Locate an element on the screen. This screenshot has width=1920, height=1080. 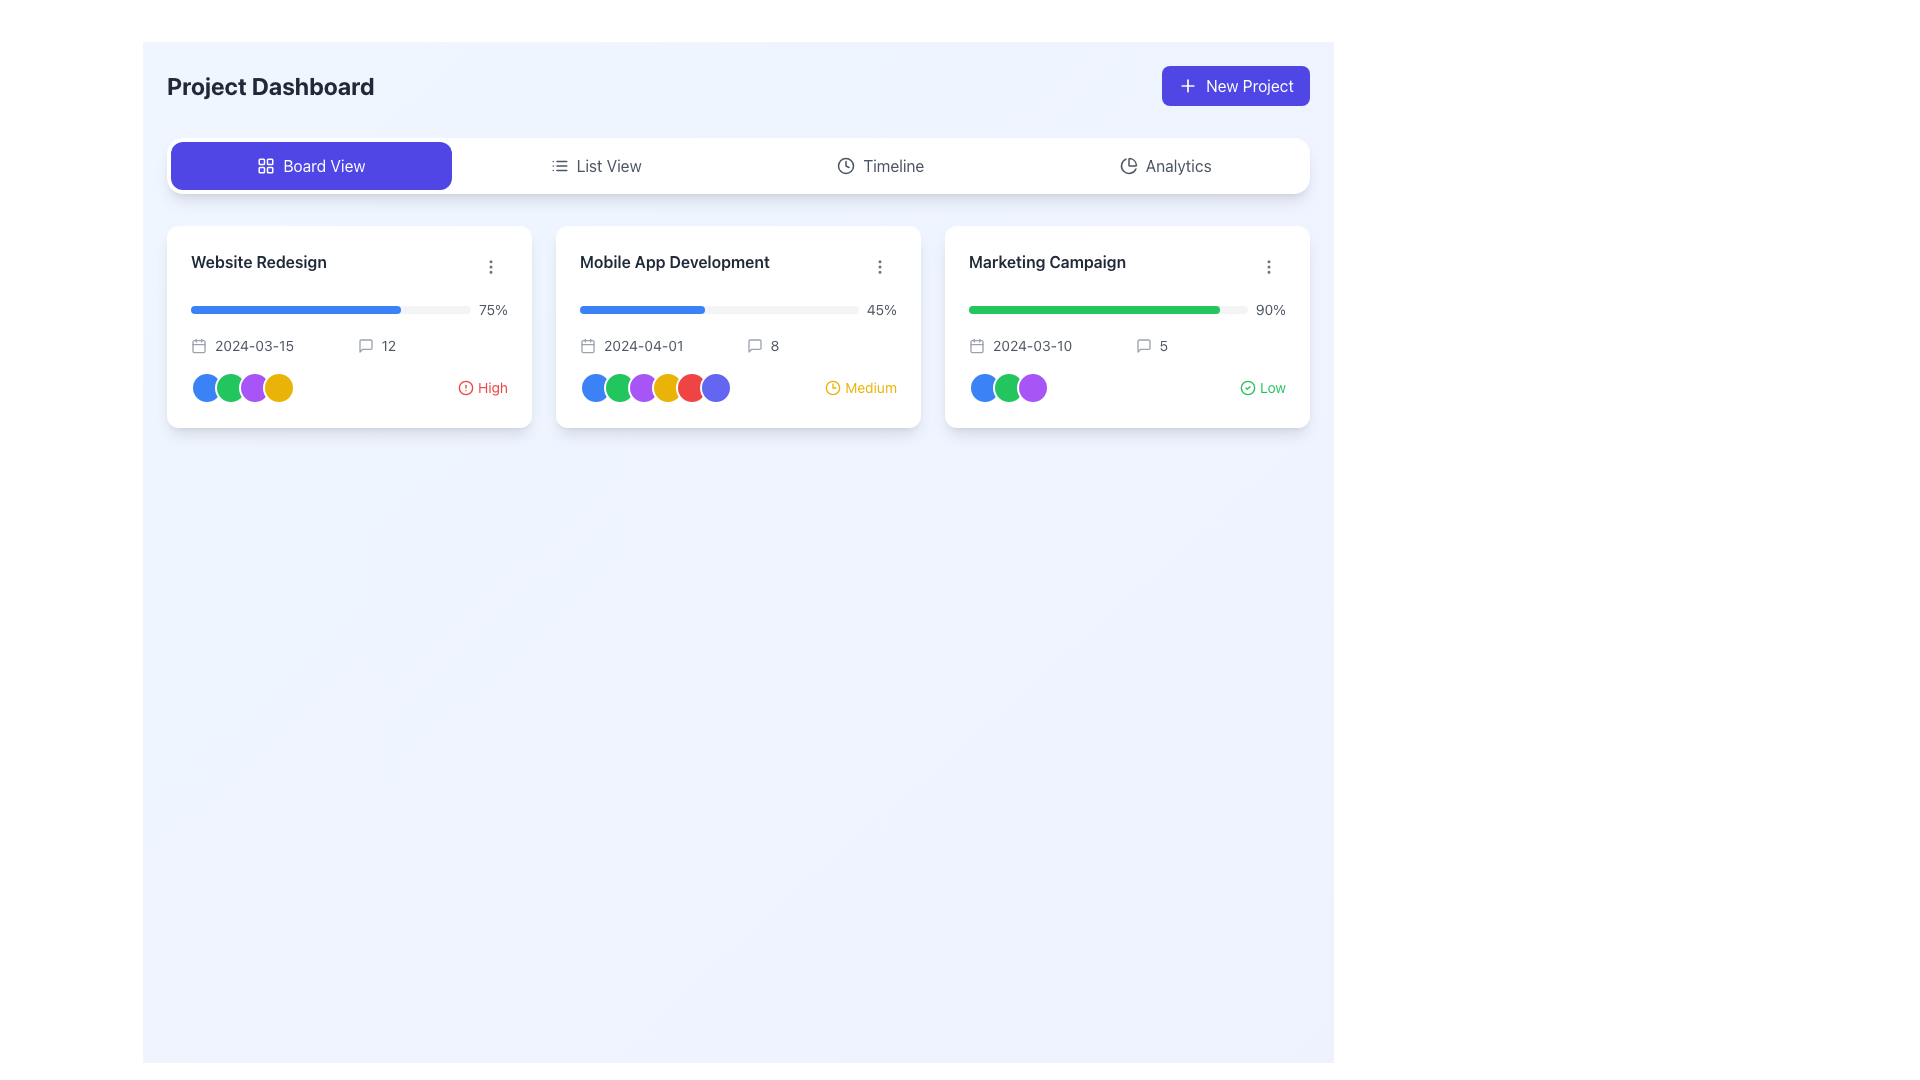
the individual circular icon in the 'Website Redesign' card, located in the lower-left section above the 'High' priority label is located at coordinates (242, 388).